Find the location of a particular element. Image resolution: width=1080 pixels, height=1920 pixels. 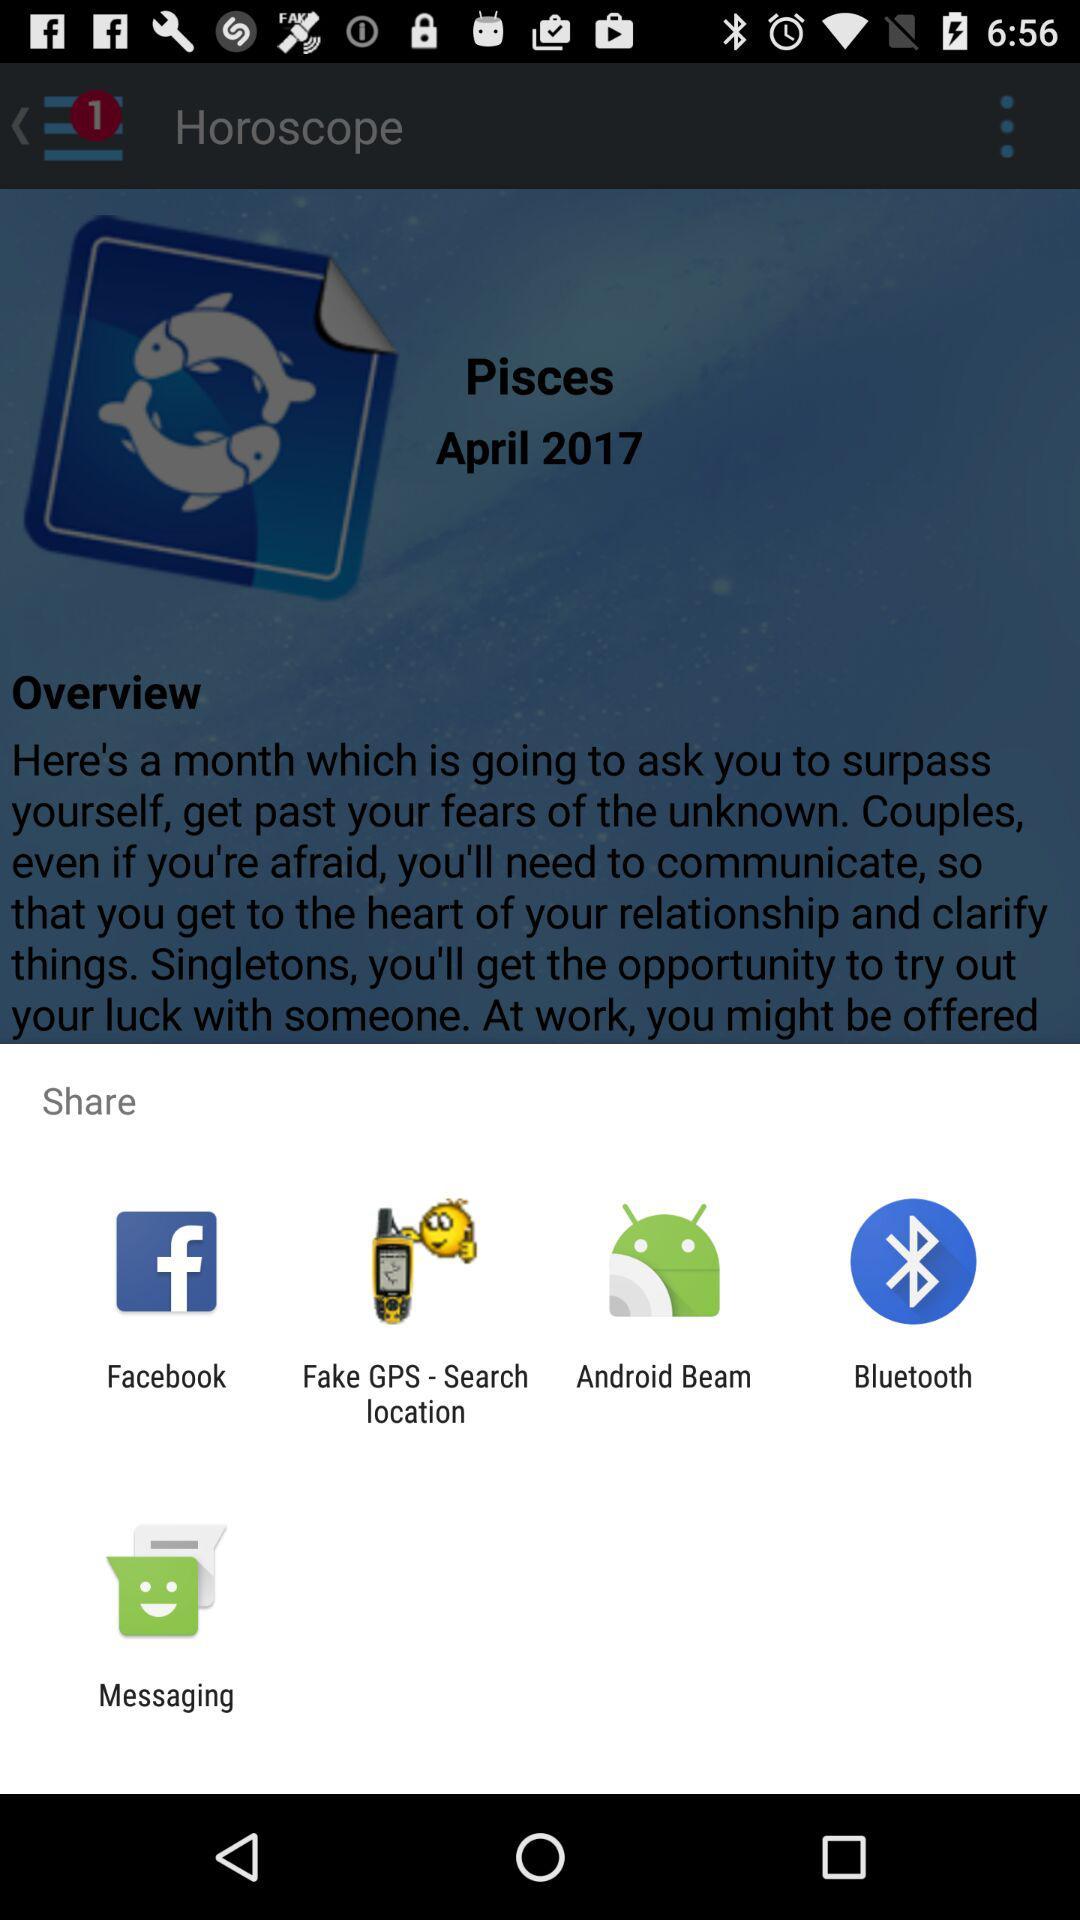

the app next to the android beam app is located at coordinates (414, 1392).